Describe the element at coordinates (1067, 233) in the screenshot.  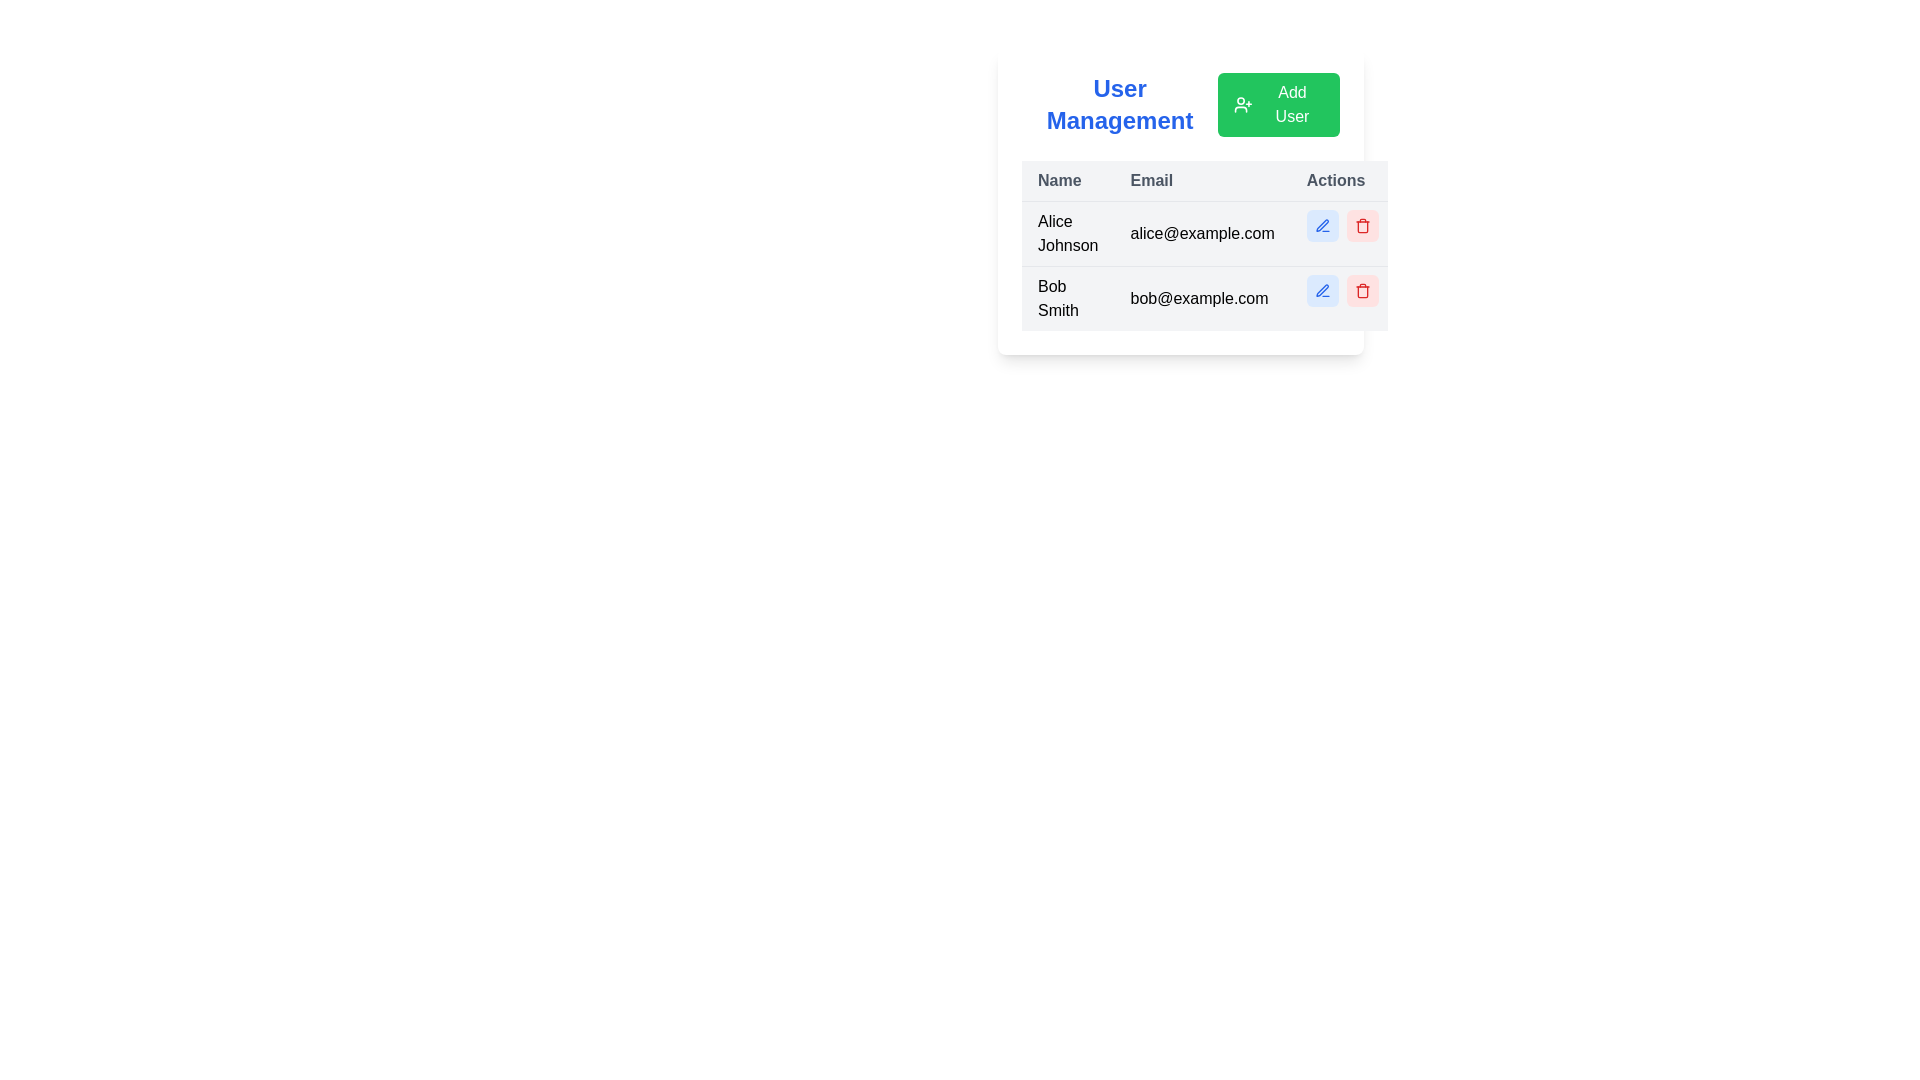
I see `the text label displaying 'Alice Johnson', which is the first cell in the 'Name' column of the table` at that location.